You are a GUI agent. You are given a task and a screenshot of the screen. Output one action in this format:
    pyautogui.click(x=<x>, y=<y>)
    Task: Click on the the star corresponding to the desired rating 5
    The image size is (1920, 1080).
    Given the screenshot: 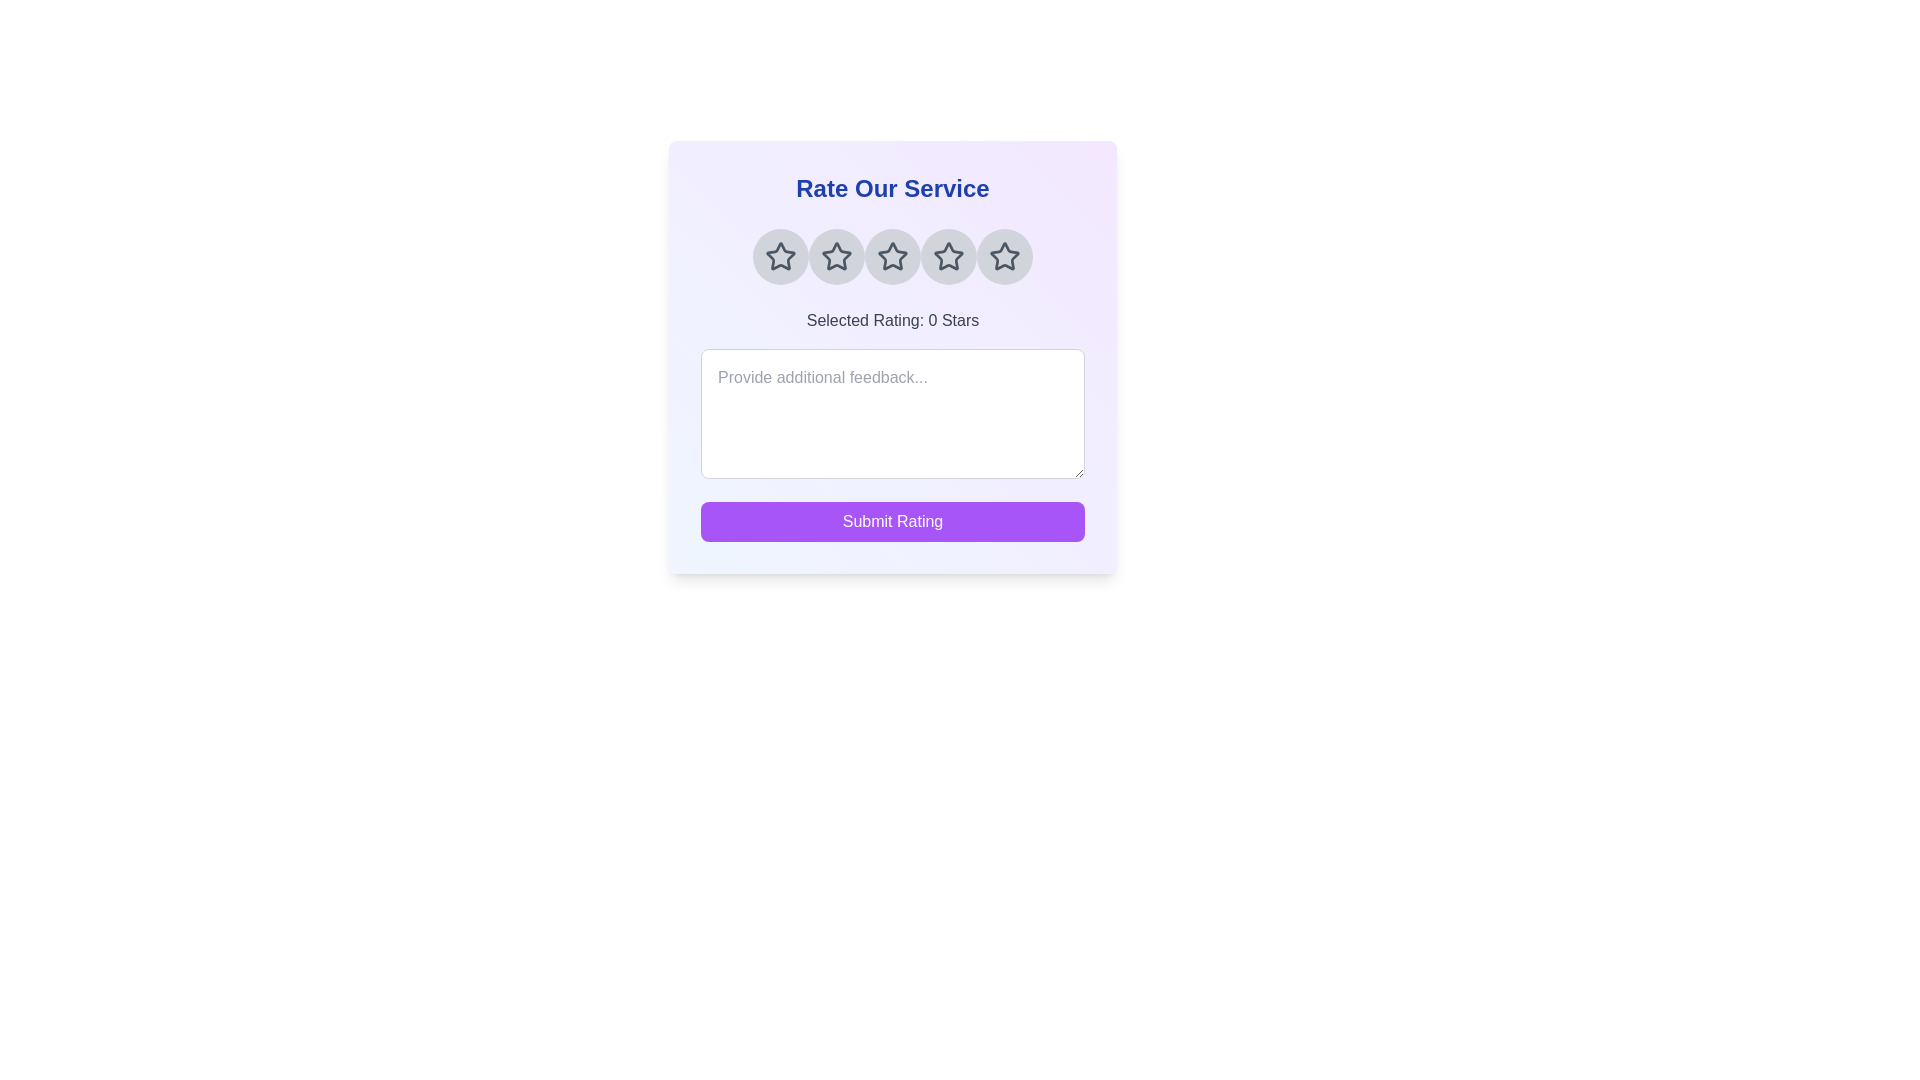 What is the action you would take?
    pyautogui.click(x=1004, y=256)
    